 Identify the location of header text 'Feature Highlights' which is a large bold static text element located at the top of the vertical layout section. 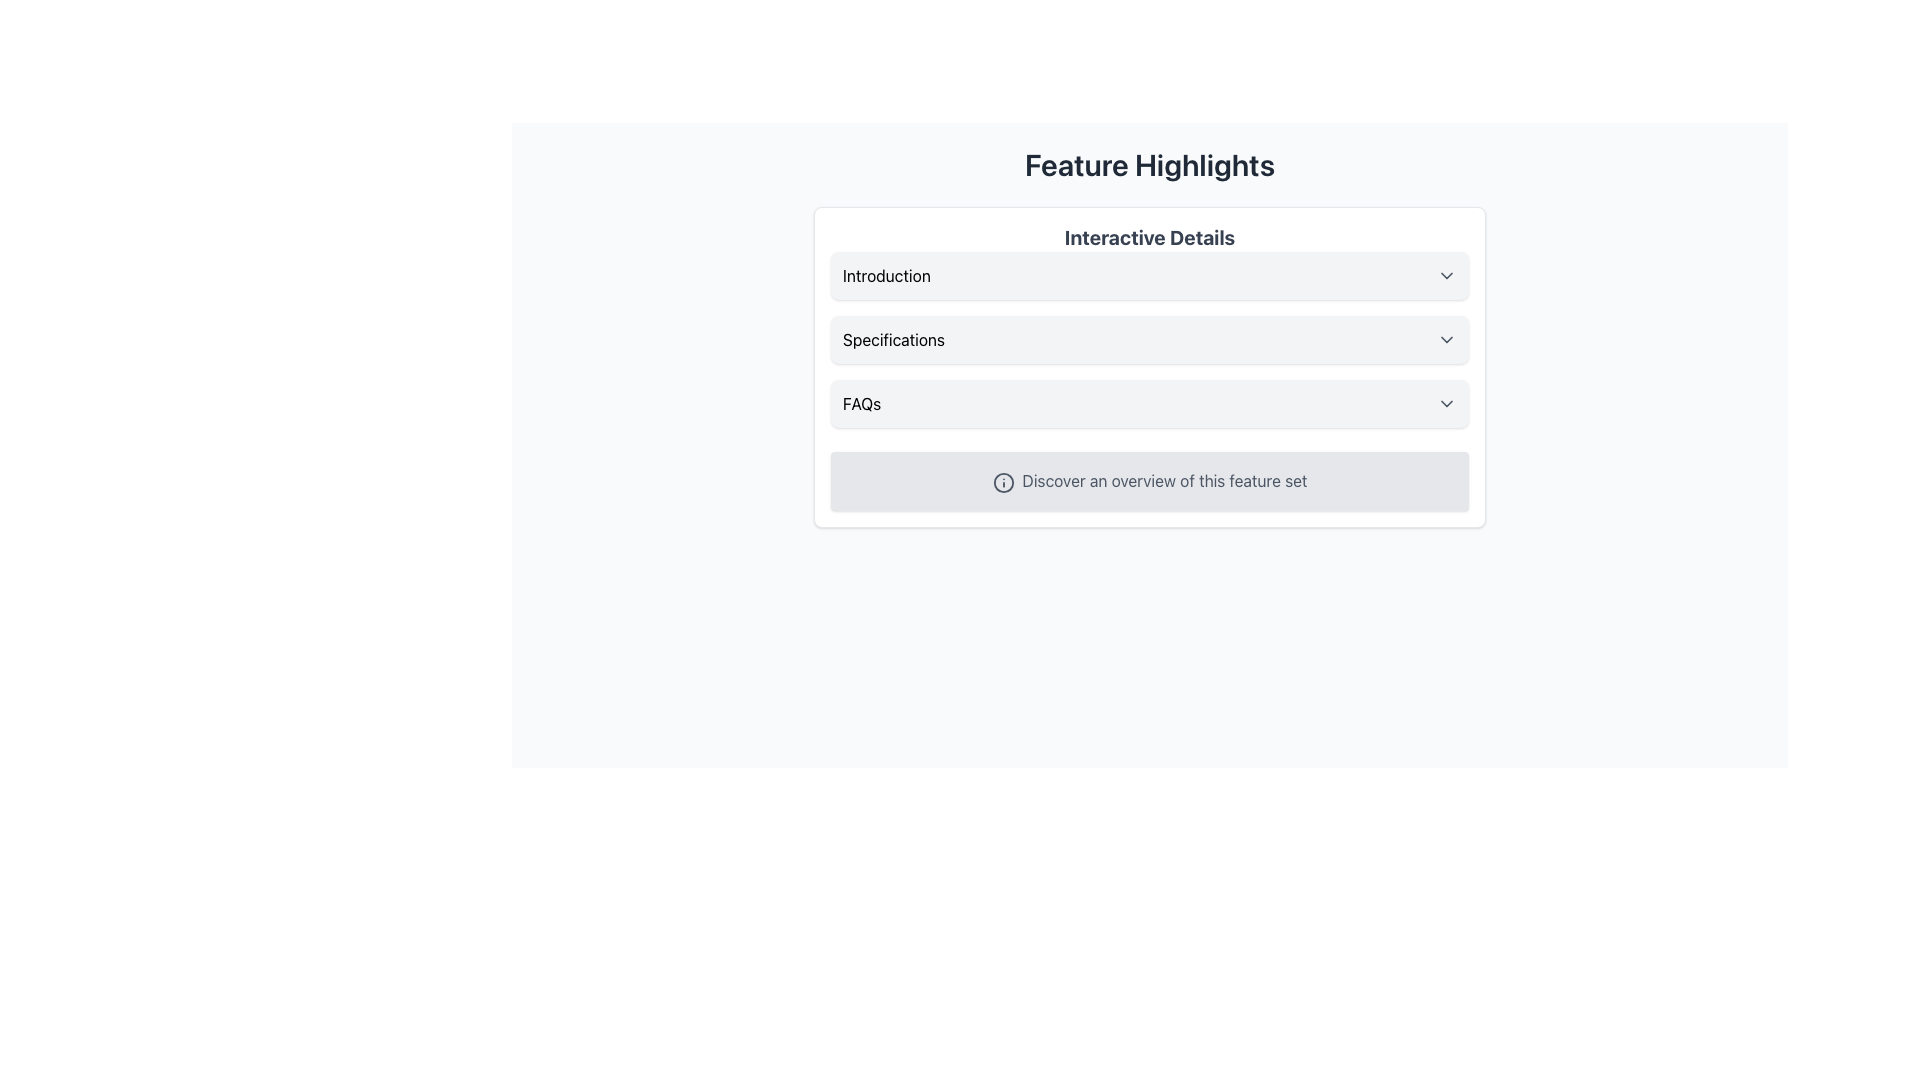
(1150, 164).